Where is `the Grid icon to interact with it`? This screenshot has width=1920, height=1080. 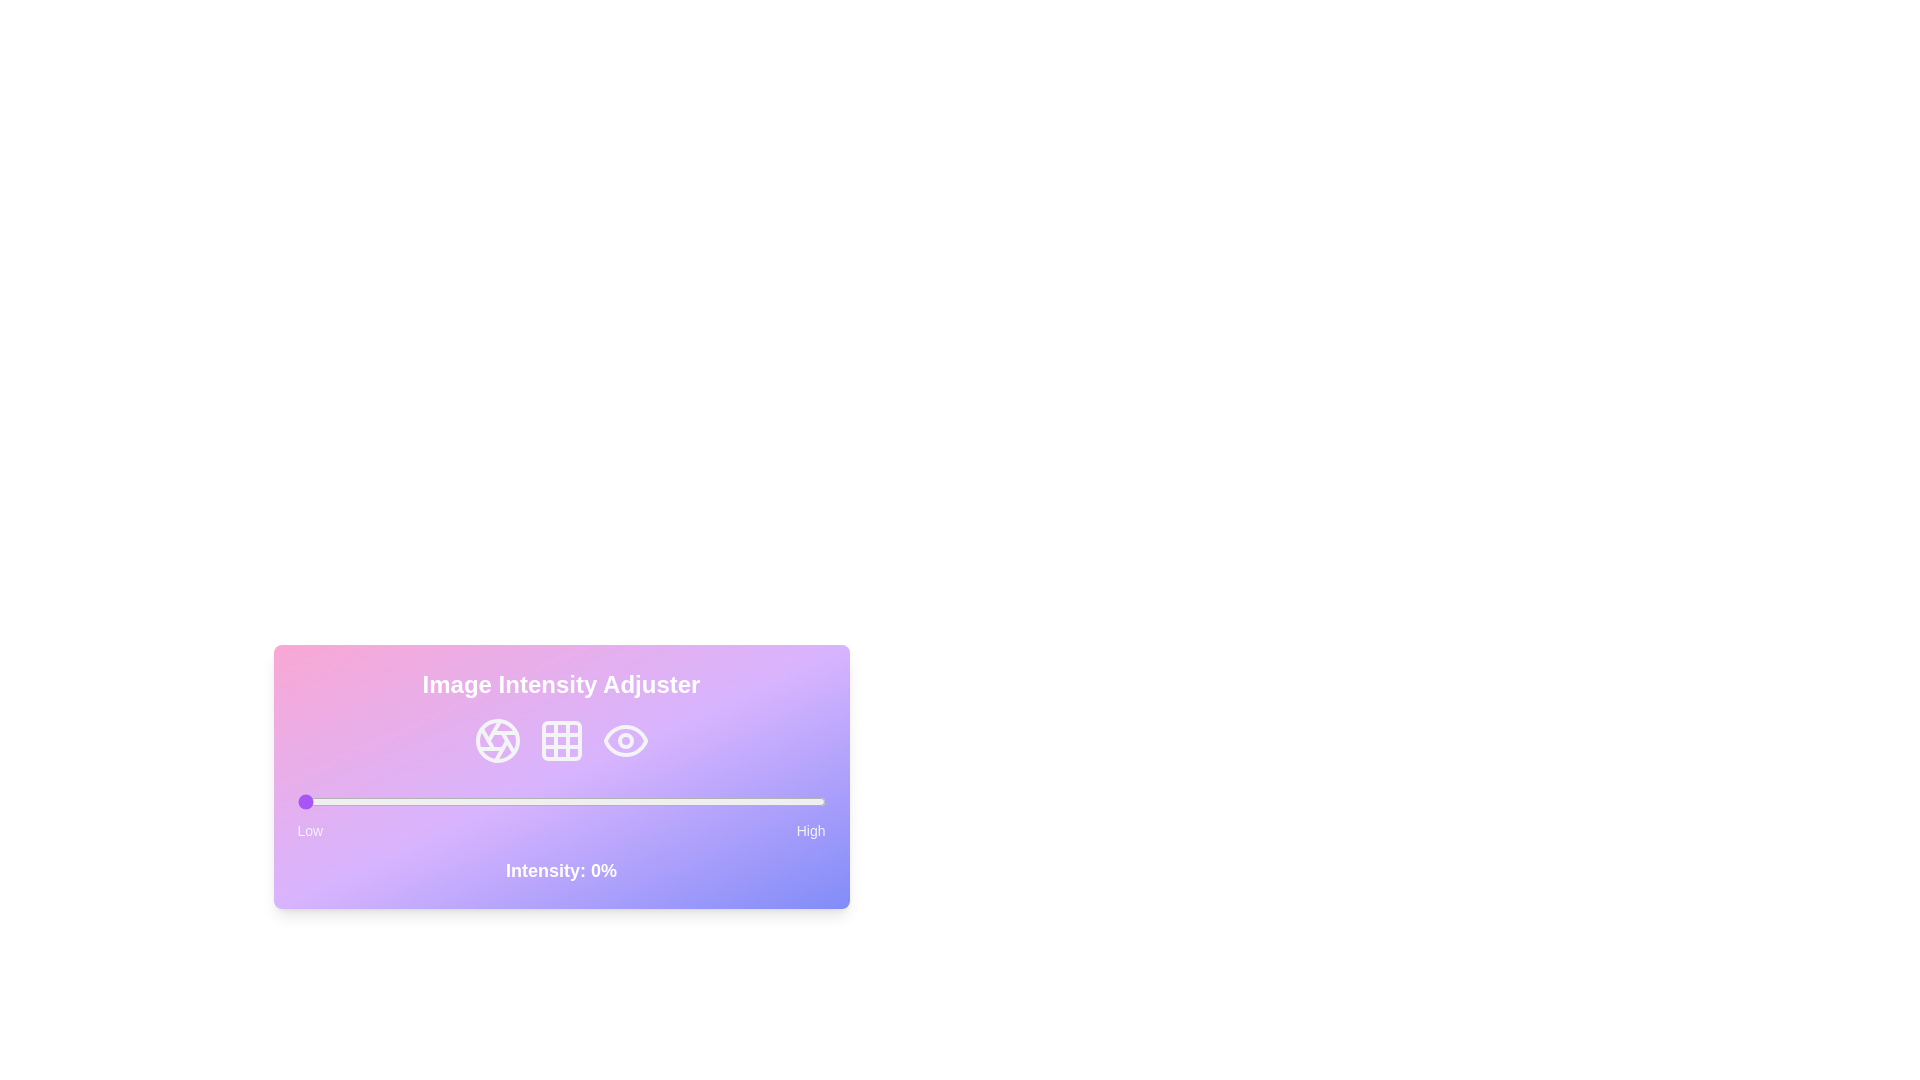 the Grid icon to interact with it is located at coordinates (560, 740).